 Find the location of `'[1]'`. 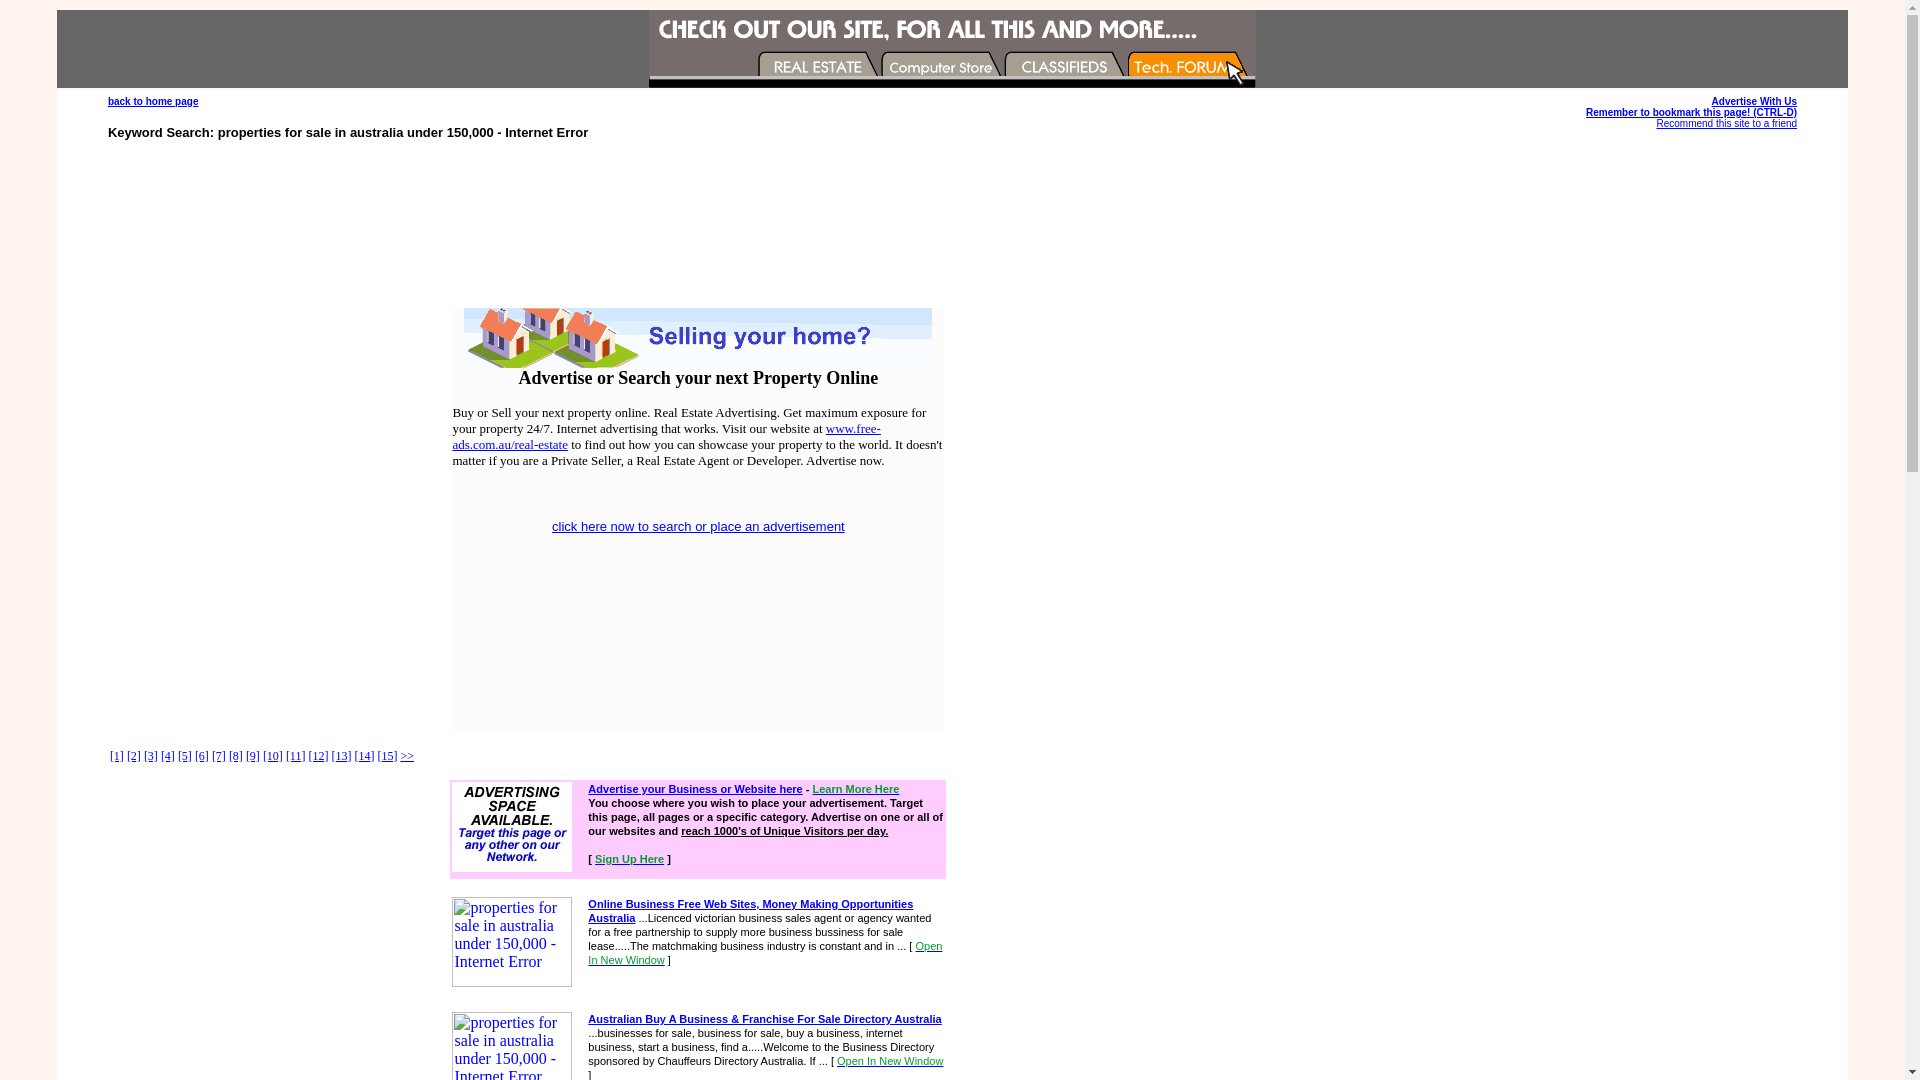

'[1]' is located at coordinates (109, 756).